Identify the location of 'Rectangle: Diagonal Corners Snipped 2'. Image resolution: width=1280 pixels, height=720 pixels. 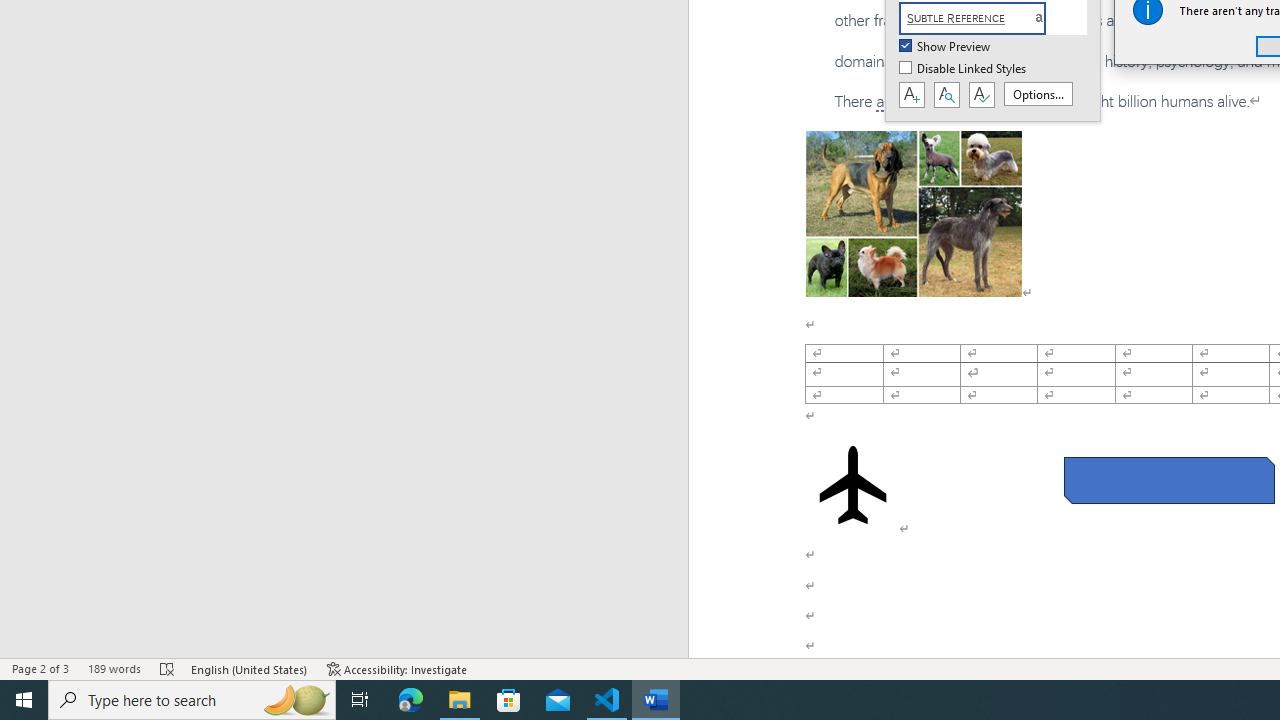
(1169, 480).